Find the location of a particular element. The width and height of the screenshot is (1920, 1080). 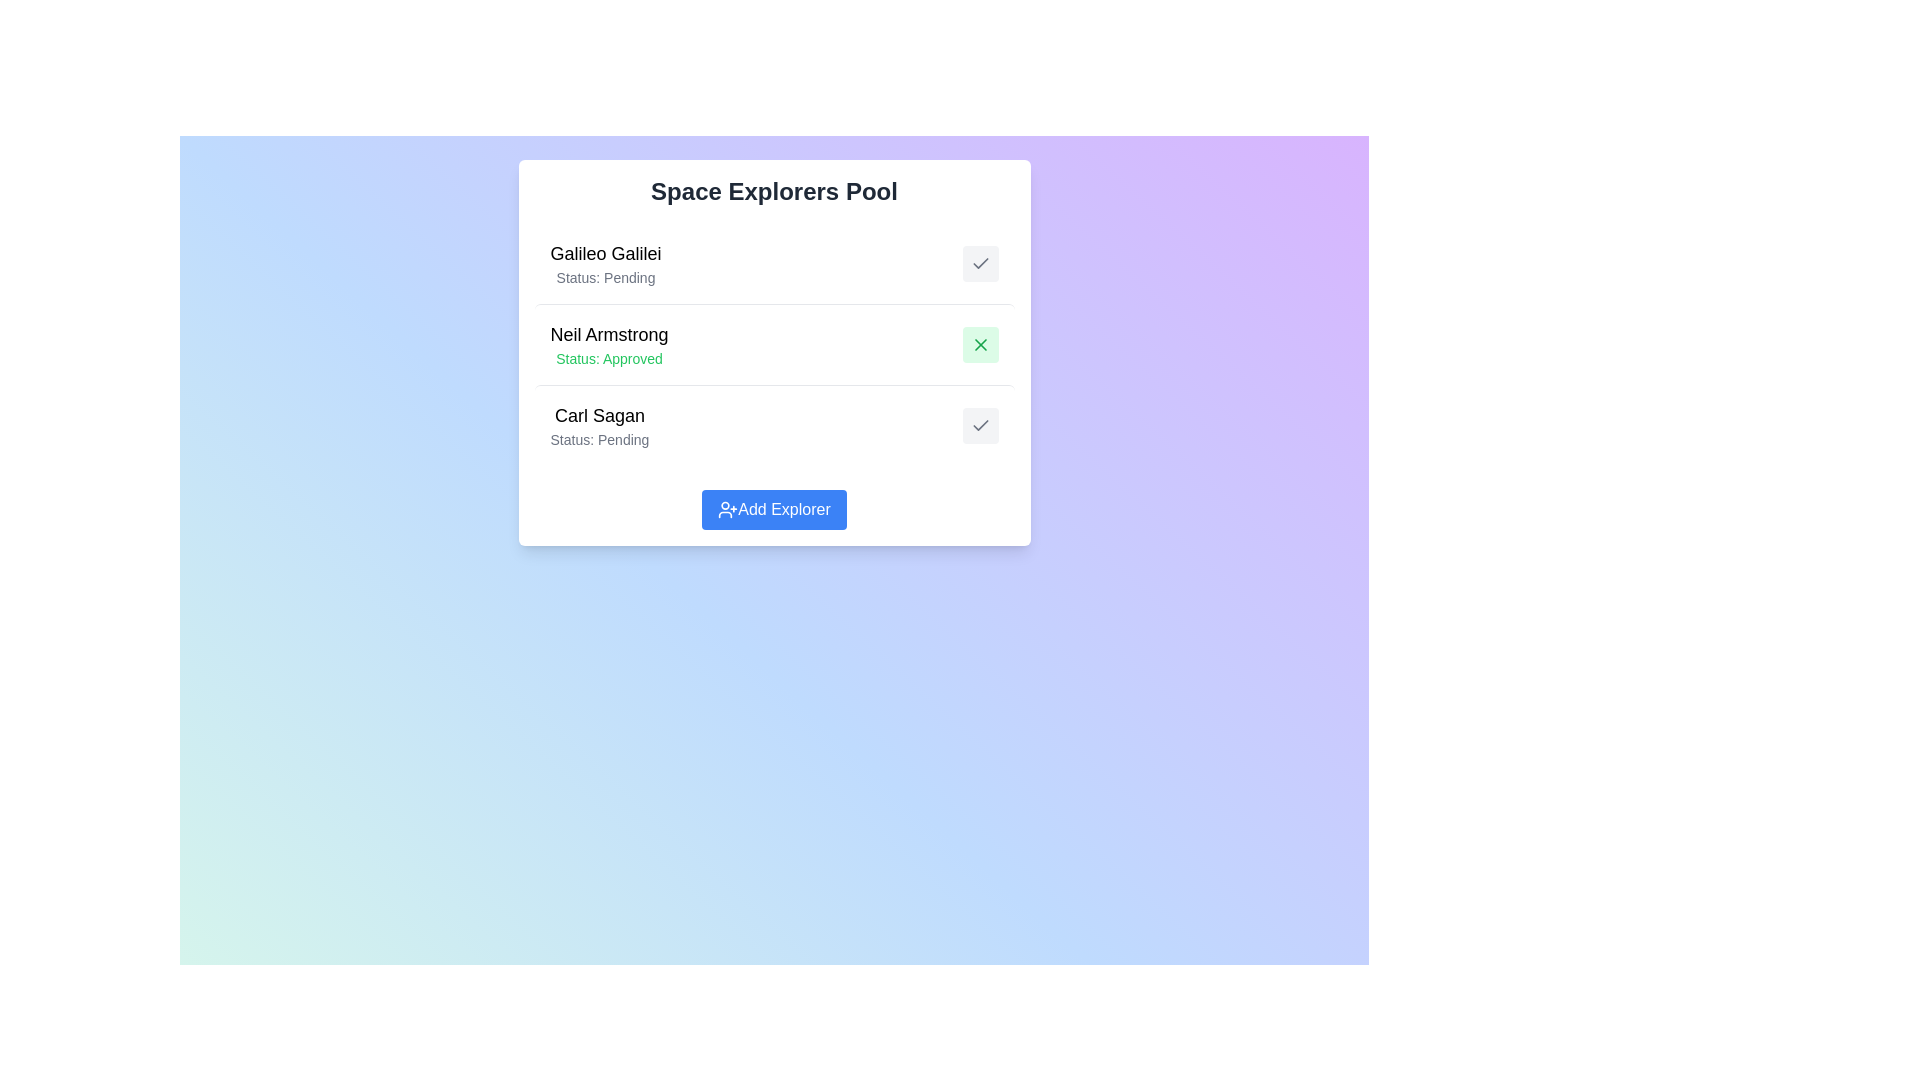

the rounded button with a gray checkmark icon located in the far-right section of the row labeled 'Carl Sagan Status: Pending' within the 'Space Explorers Pool' section is located at coordinates (980, 424).